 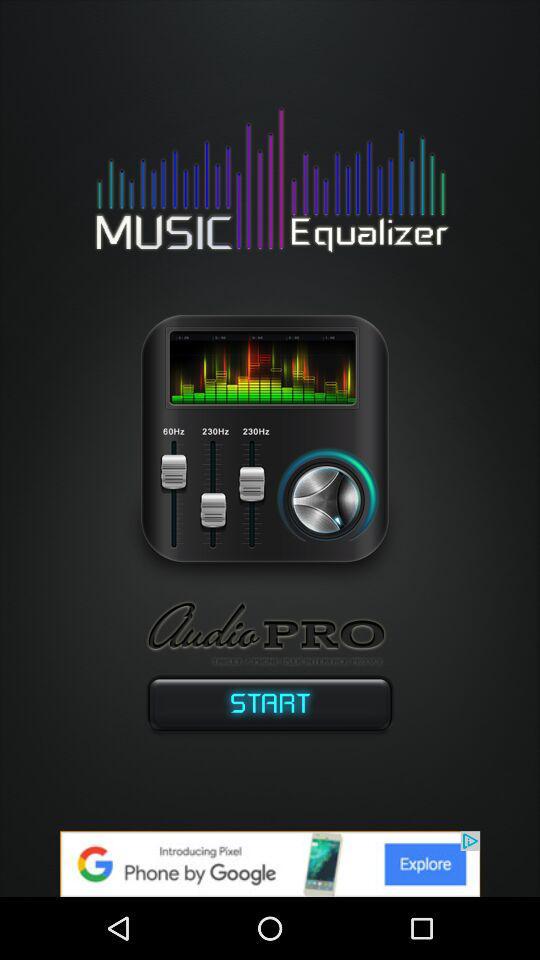 I want to click on switch start option, so click(x=270, y=707).